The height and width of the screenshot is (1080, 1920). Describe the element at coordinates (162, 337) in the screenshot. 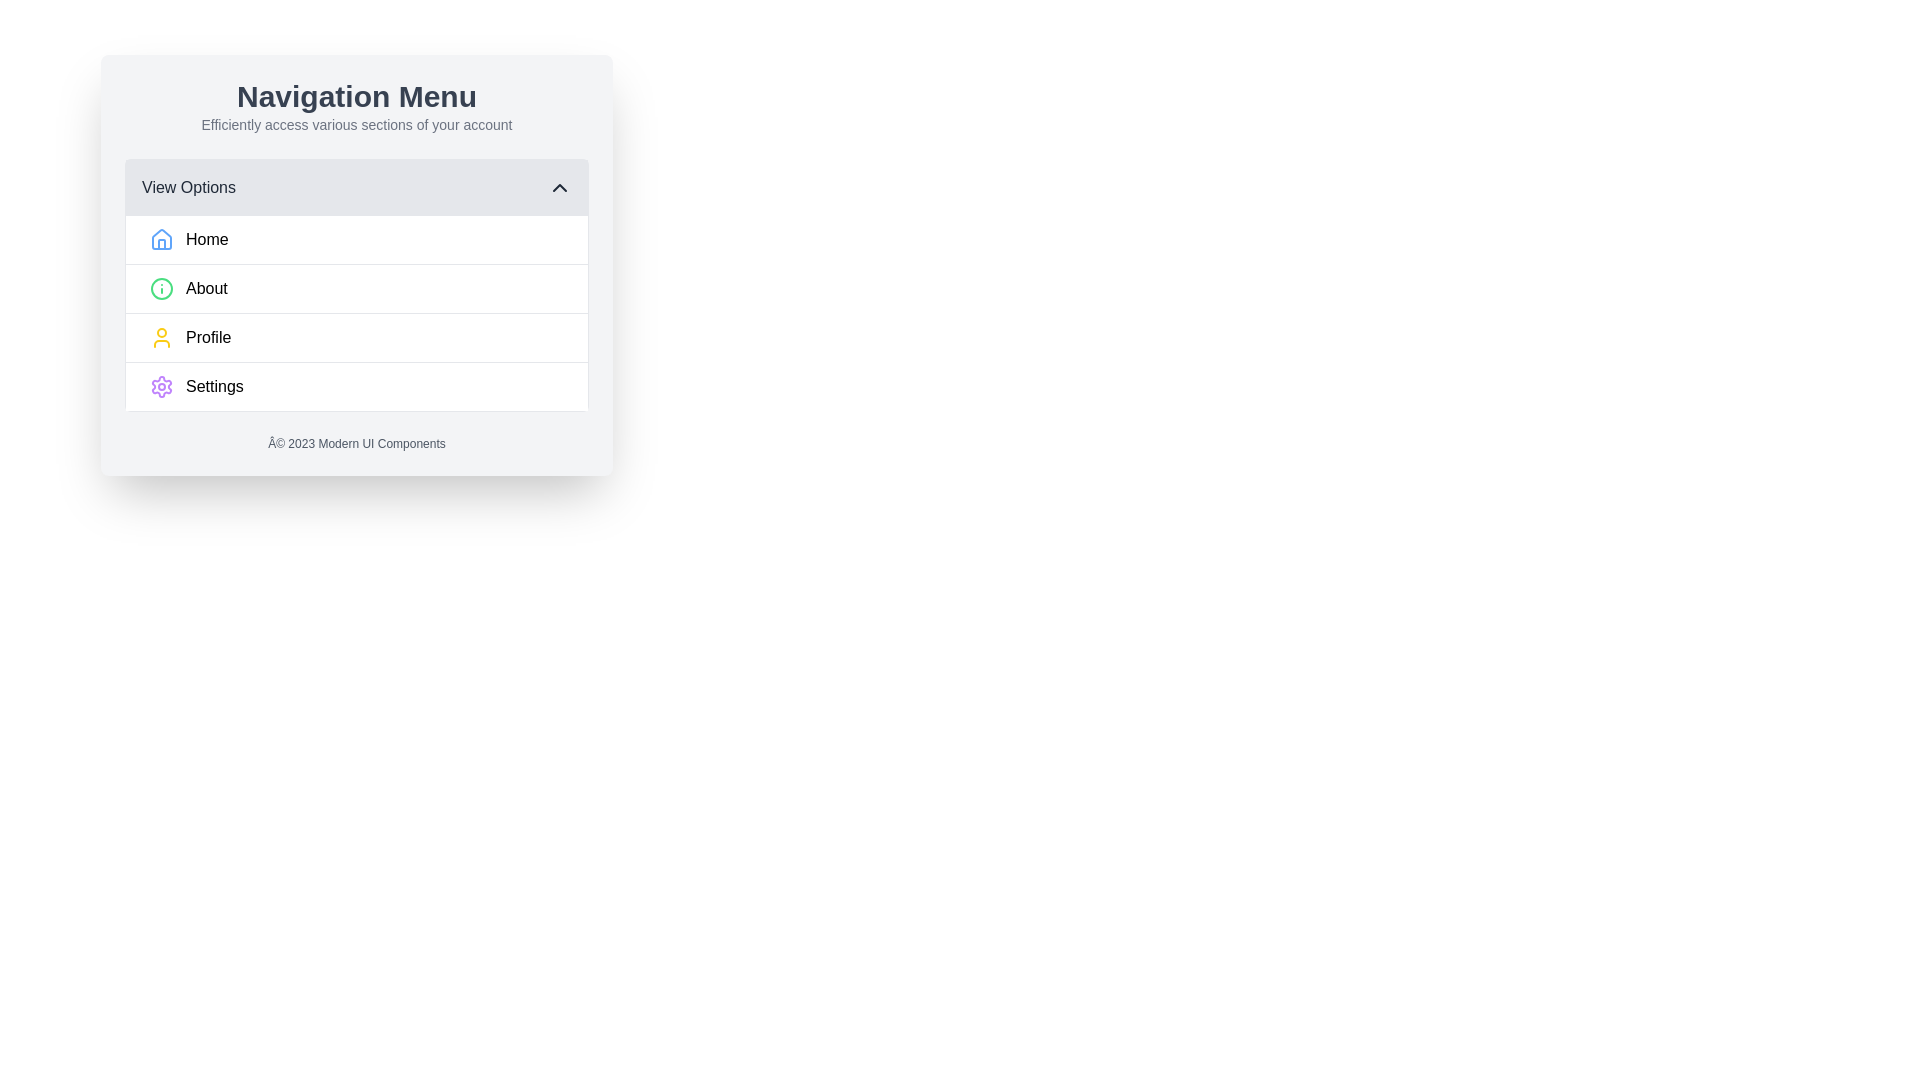

I see `the 'Profile' icon located in the navigation menu, which serves as a graphical cue for the 'Profile' section` at that location.